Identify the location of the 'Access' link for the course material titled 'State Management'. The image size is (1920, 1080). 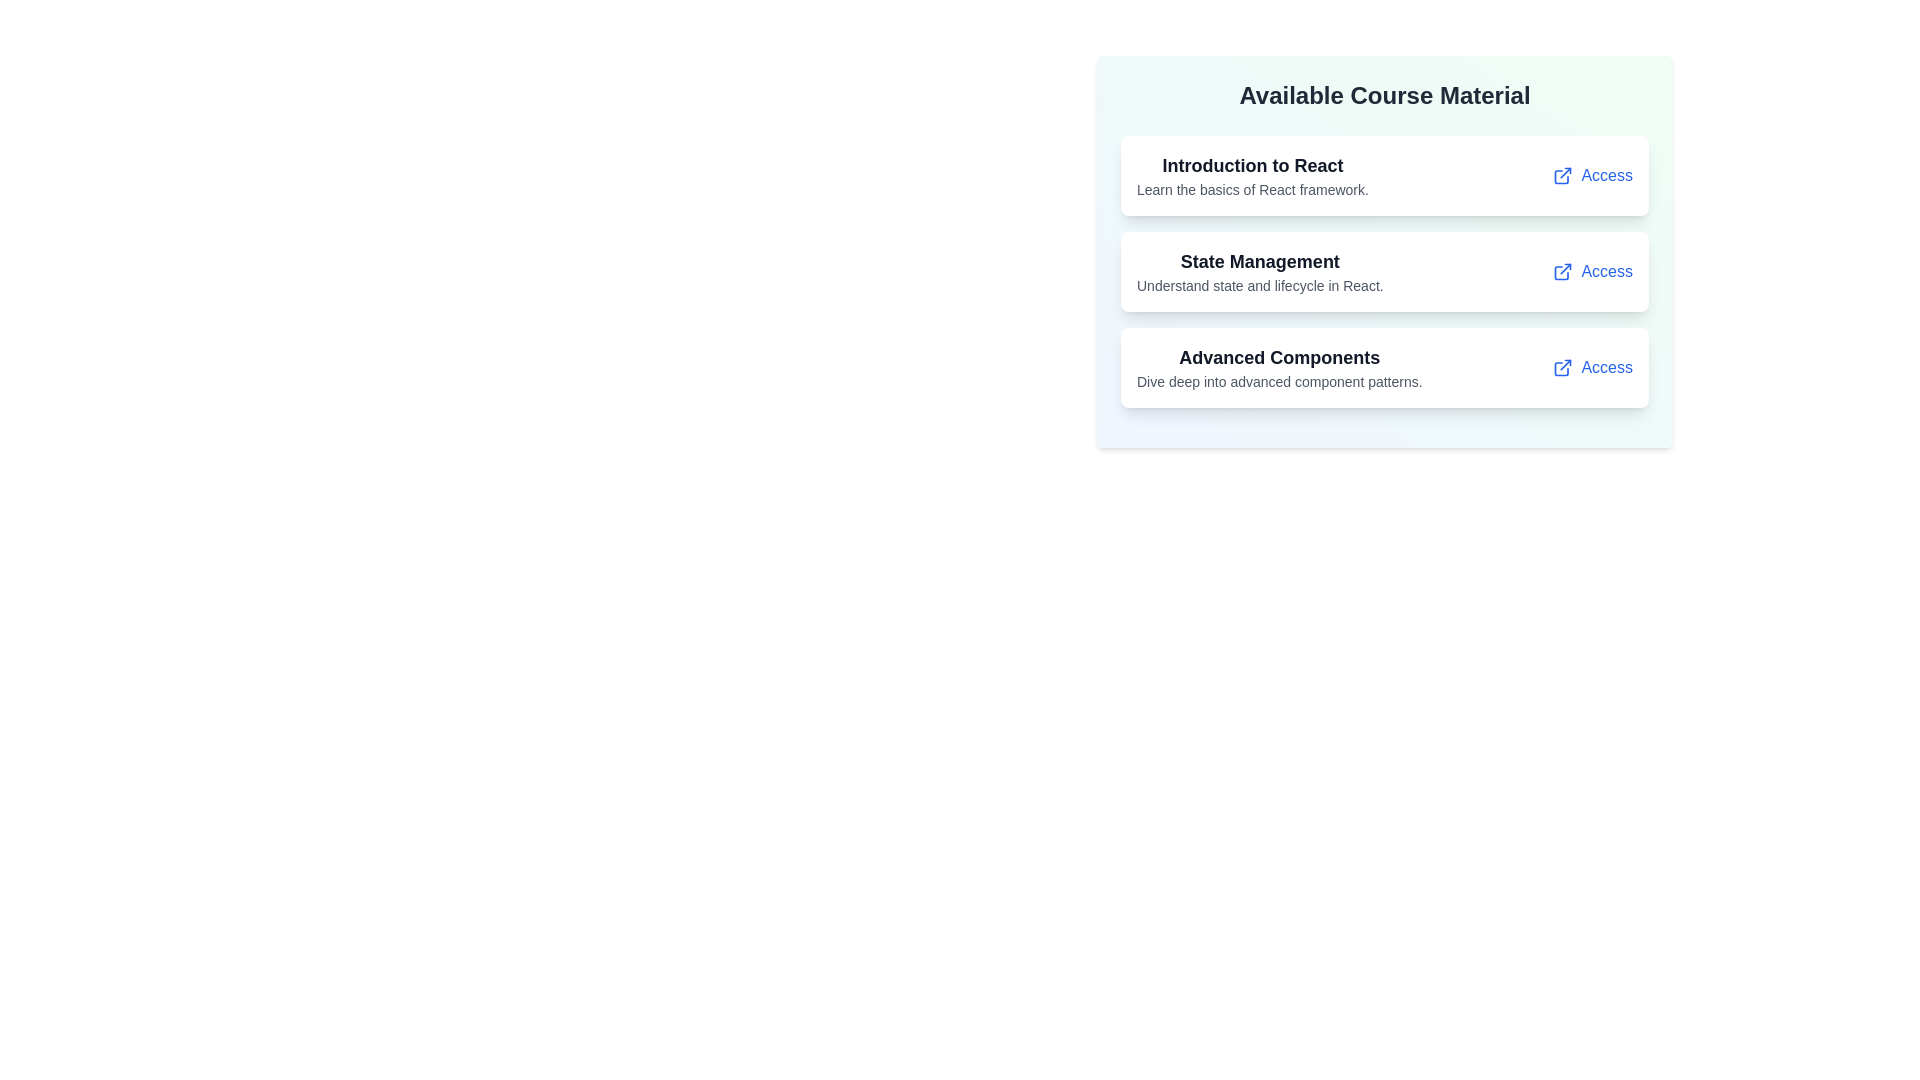
(1592, 272).